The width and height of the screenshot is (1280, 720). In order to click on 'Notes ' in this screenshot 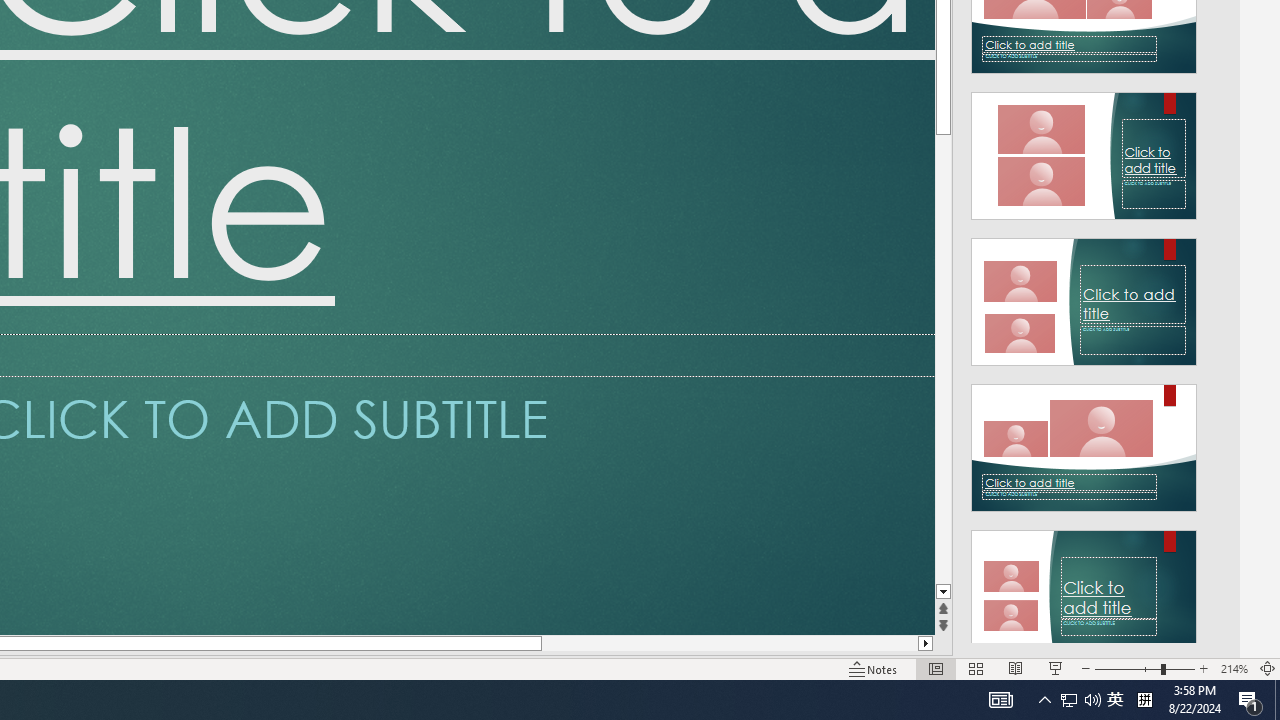, I will do `click(874, 669)`.